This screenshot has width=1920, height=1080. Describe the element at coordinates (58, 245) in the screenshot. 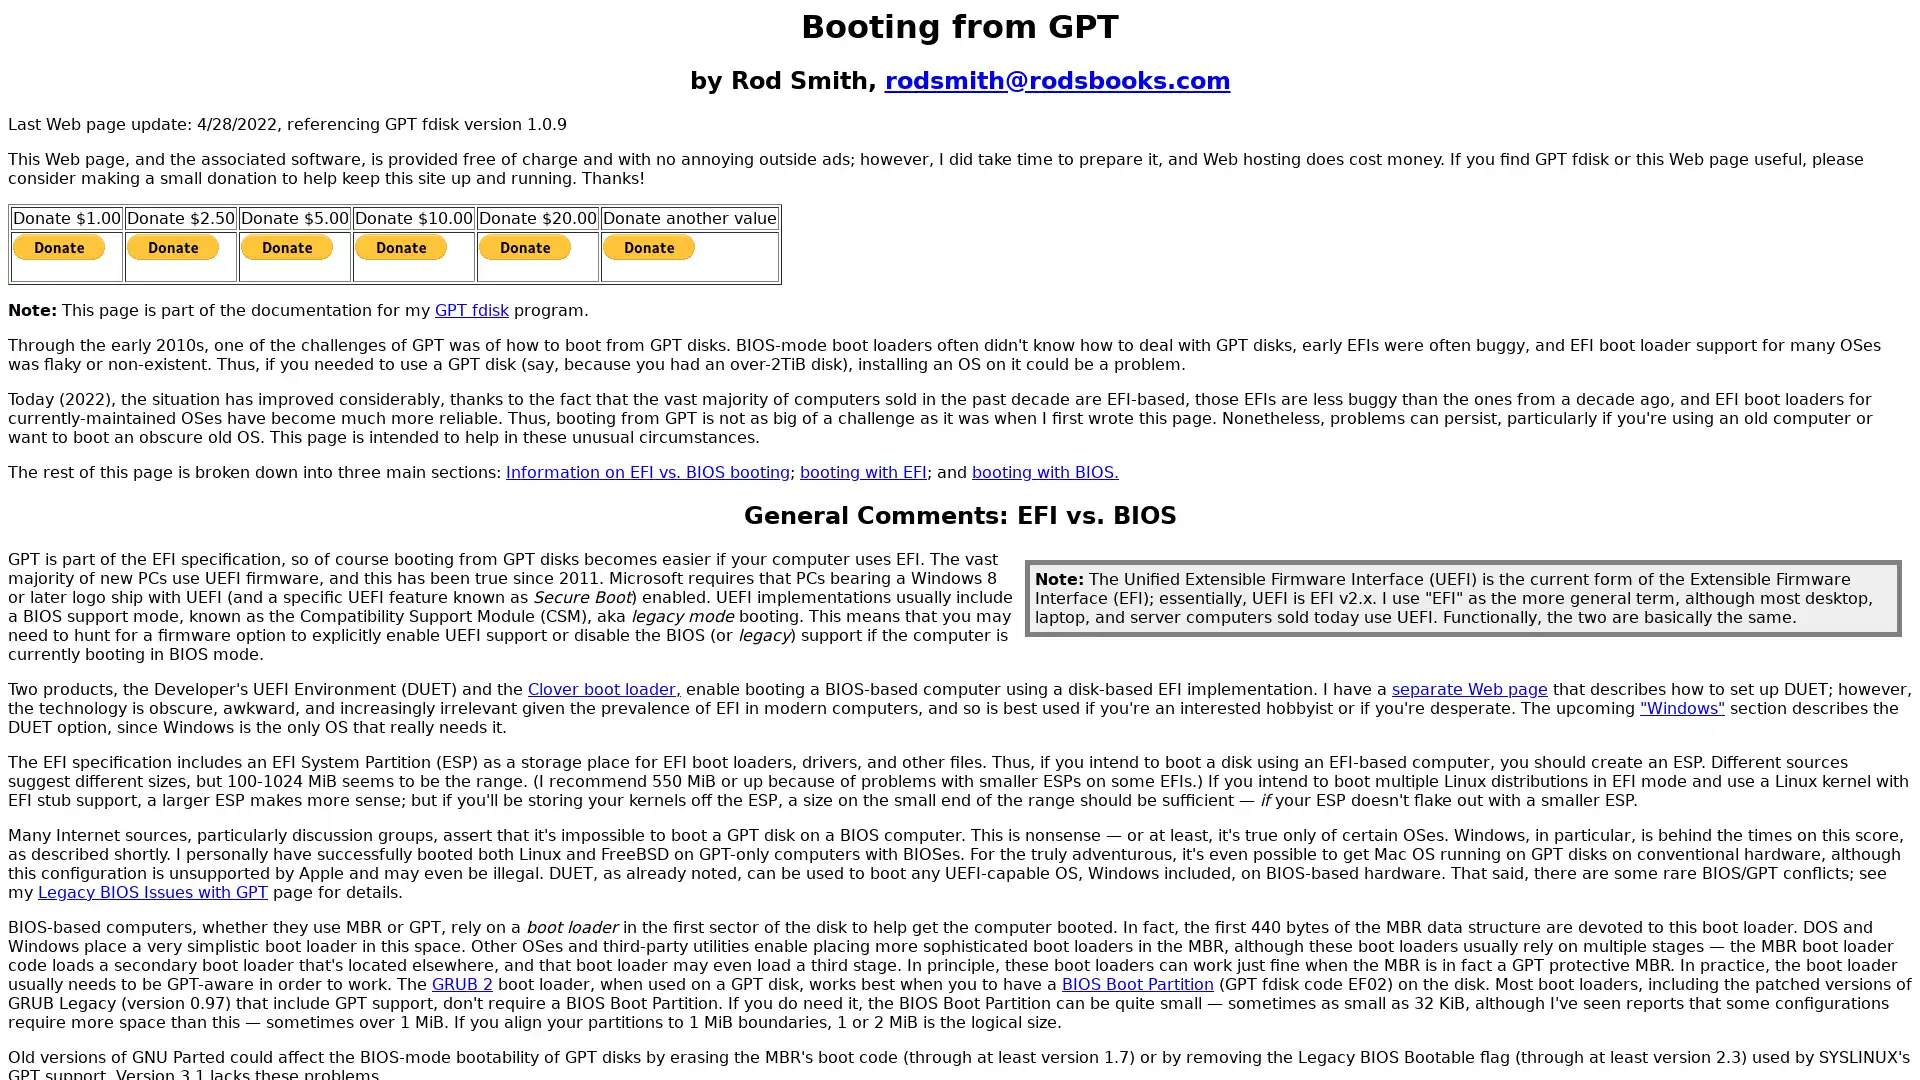

I see `PayPal - The safer, easier way to pay online!` at that location.